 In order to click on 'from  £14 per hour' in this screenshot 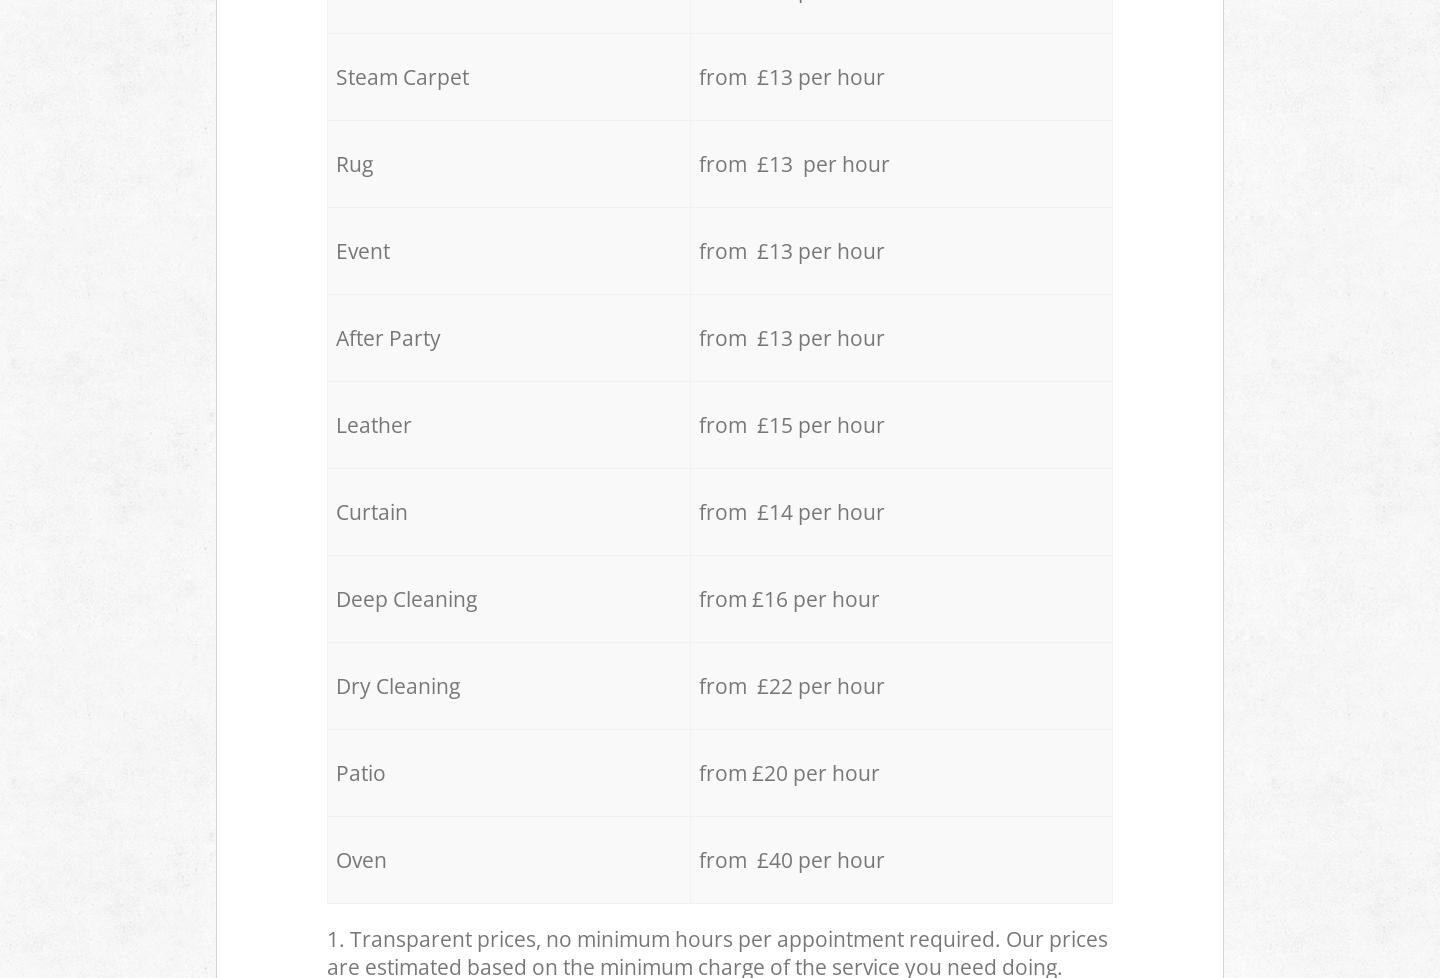, I will do `click(792, 511)`.